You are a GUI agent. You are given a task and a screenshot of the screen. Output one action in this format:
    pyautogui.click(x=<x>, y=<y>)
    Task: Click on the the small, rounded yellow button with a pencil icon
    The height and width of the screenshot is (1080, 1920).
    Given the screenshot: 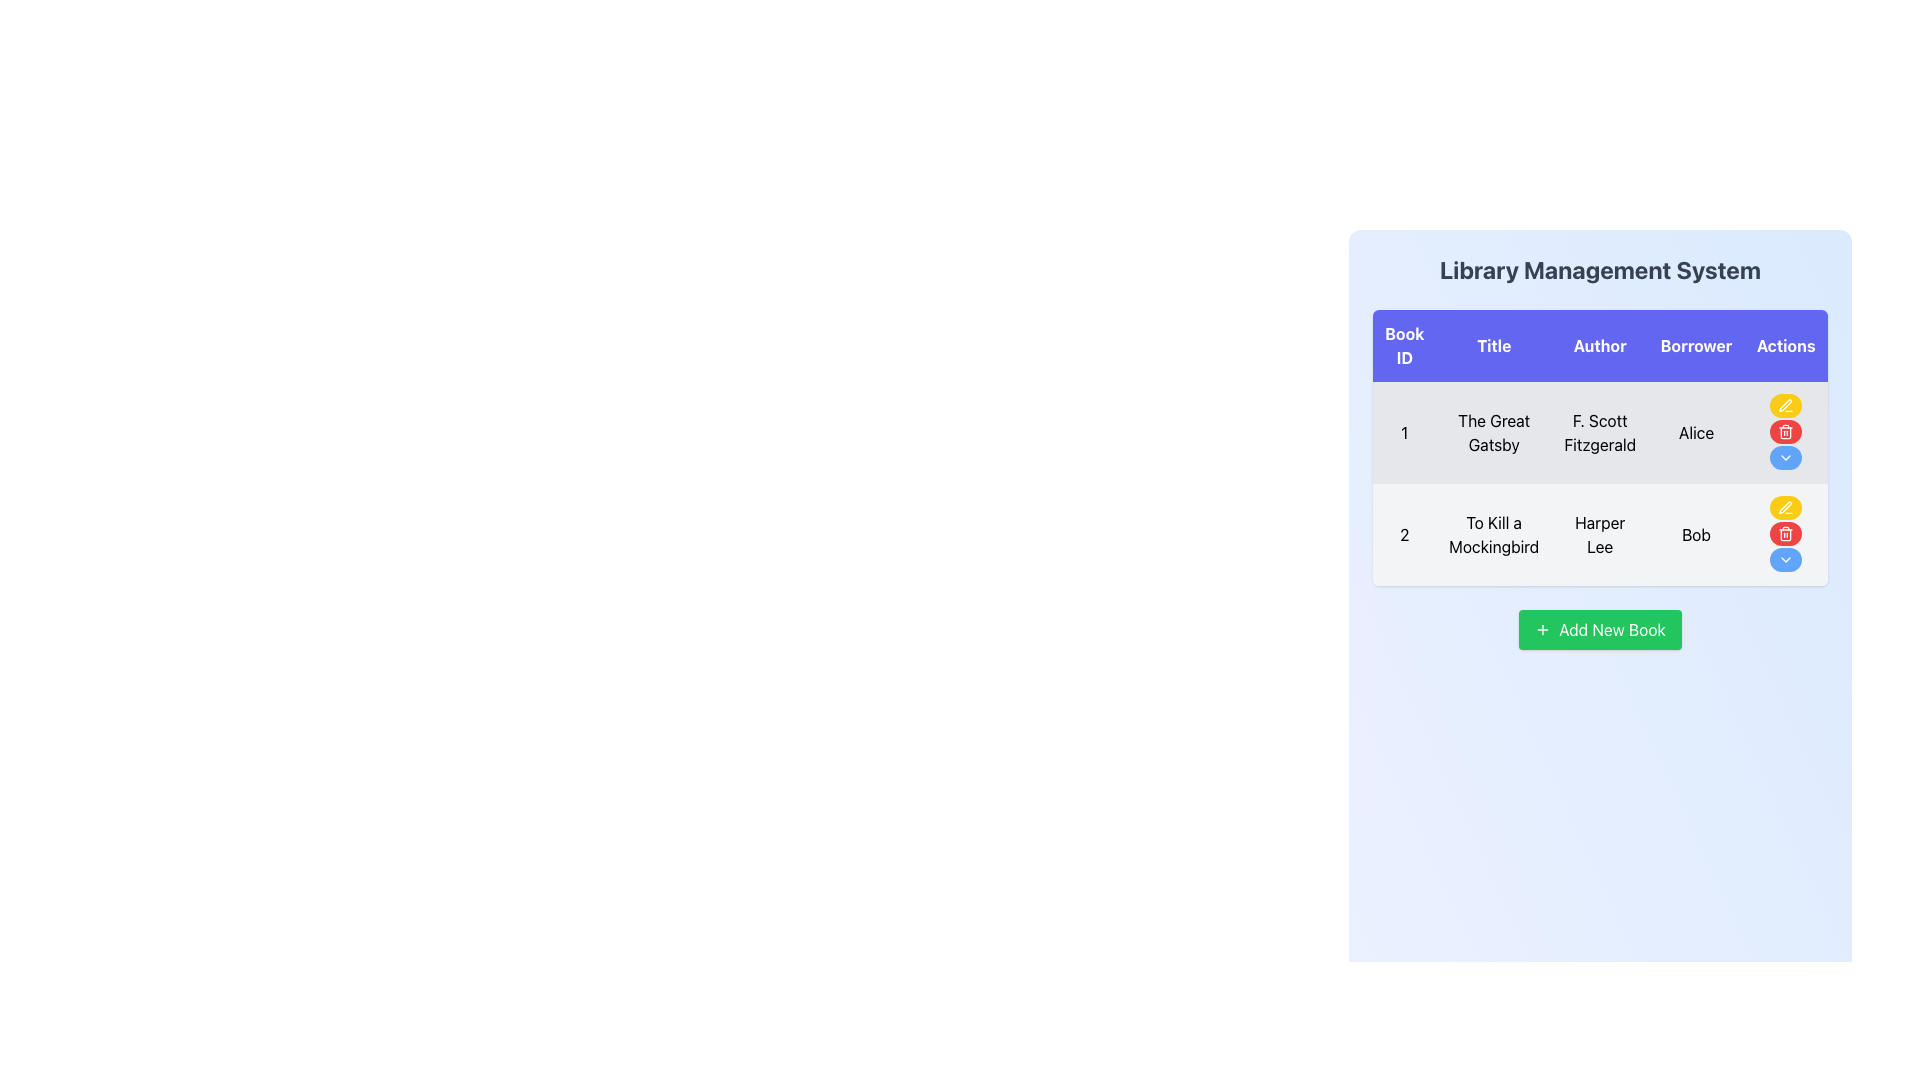 What is the action you would take?
    pyautogui.click(x=1786, y=507)
    